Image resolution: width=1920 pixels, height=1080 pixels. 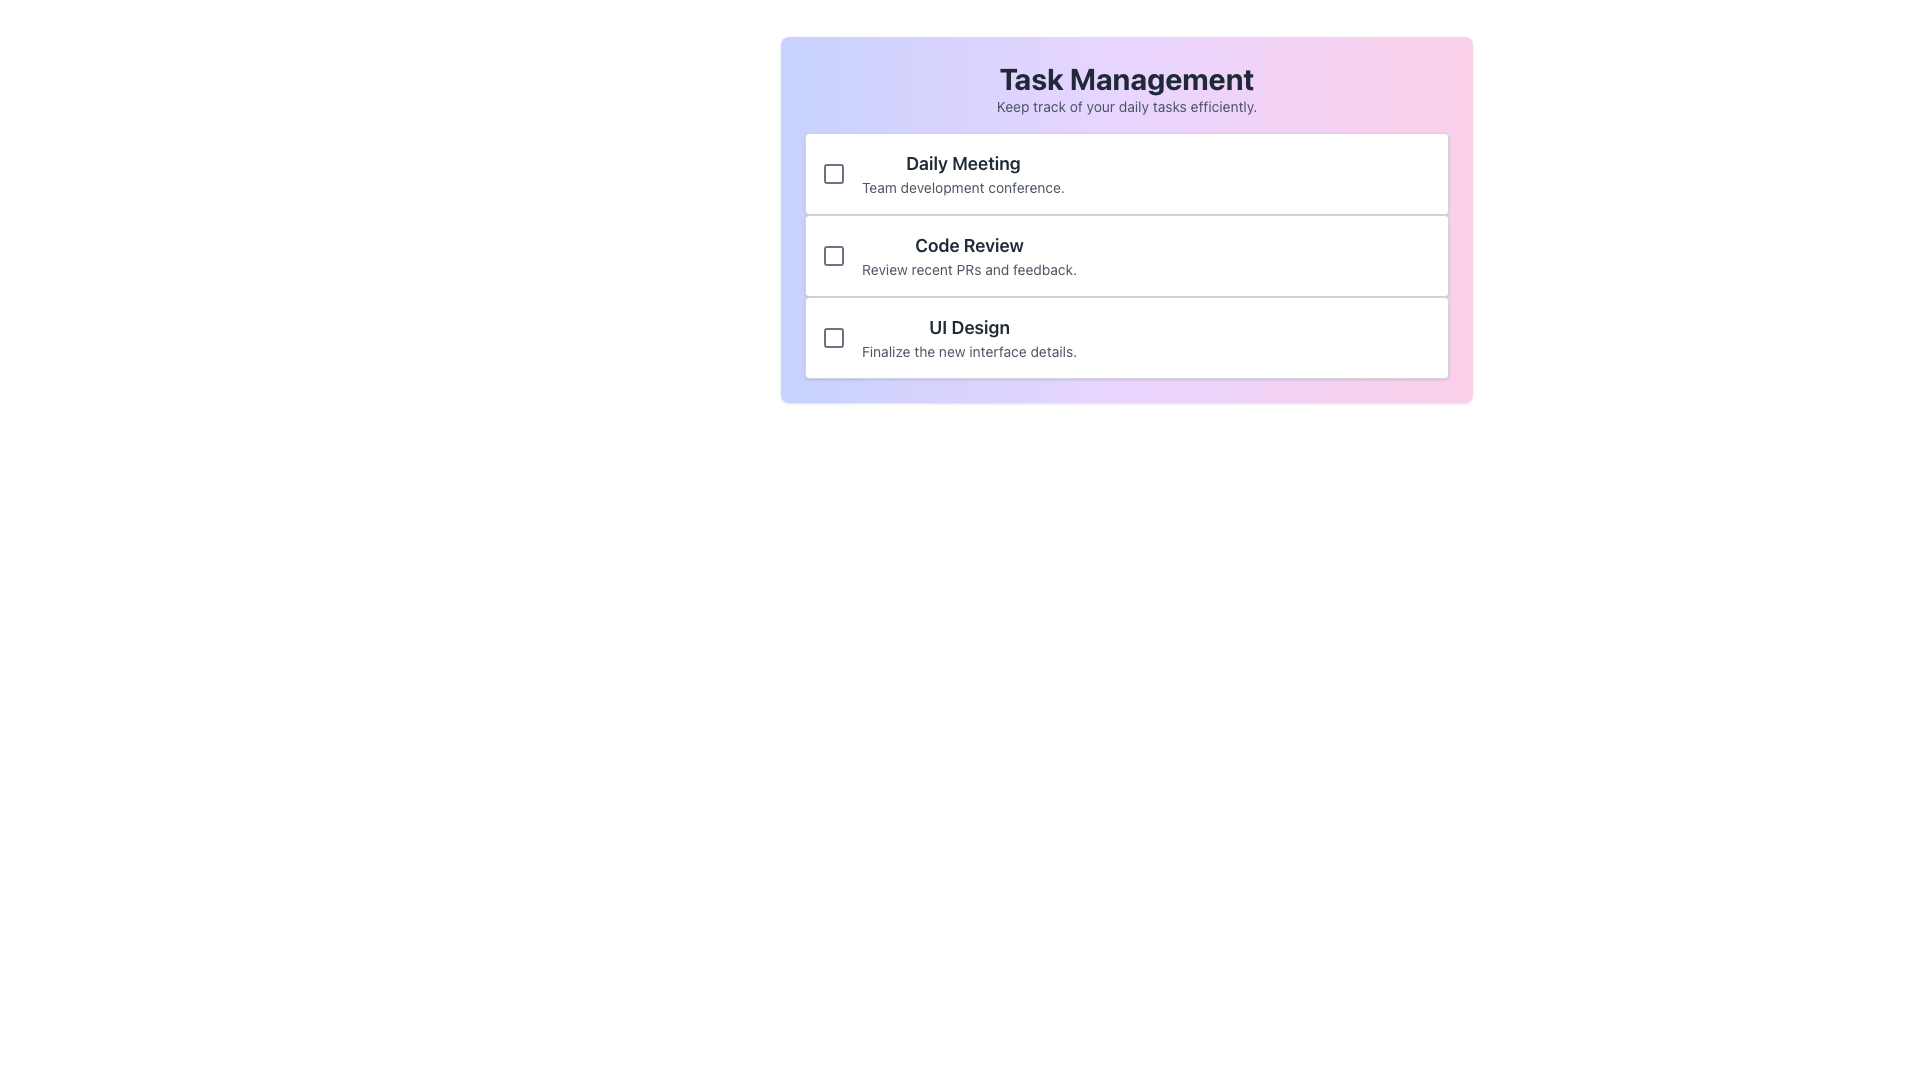 I want to click on the 'Daily Meeting' text label element, so click(x=963, y=163).